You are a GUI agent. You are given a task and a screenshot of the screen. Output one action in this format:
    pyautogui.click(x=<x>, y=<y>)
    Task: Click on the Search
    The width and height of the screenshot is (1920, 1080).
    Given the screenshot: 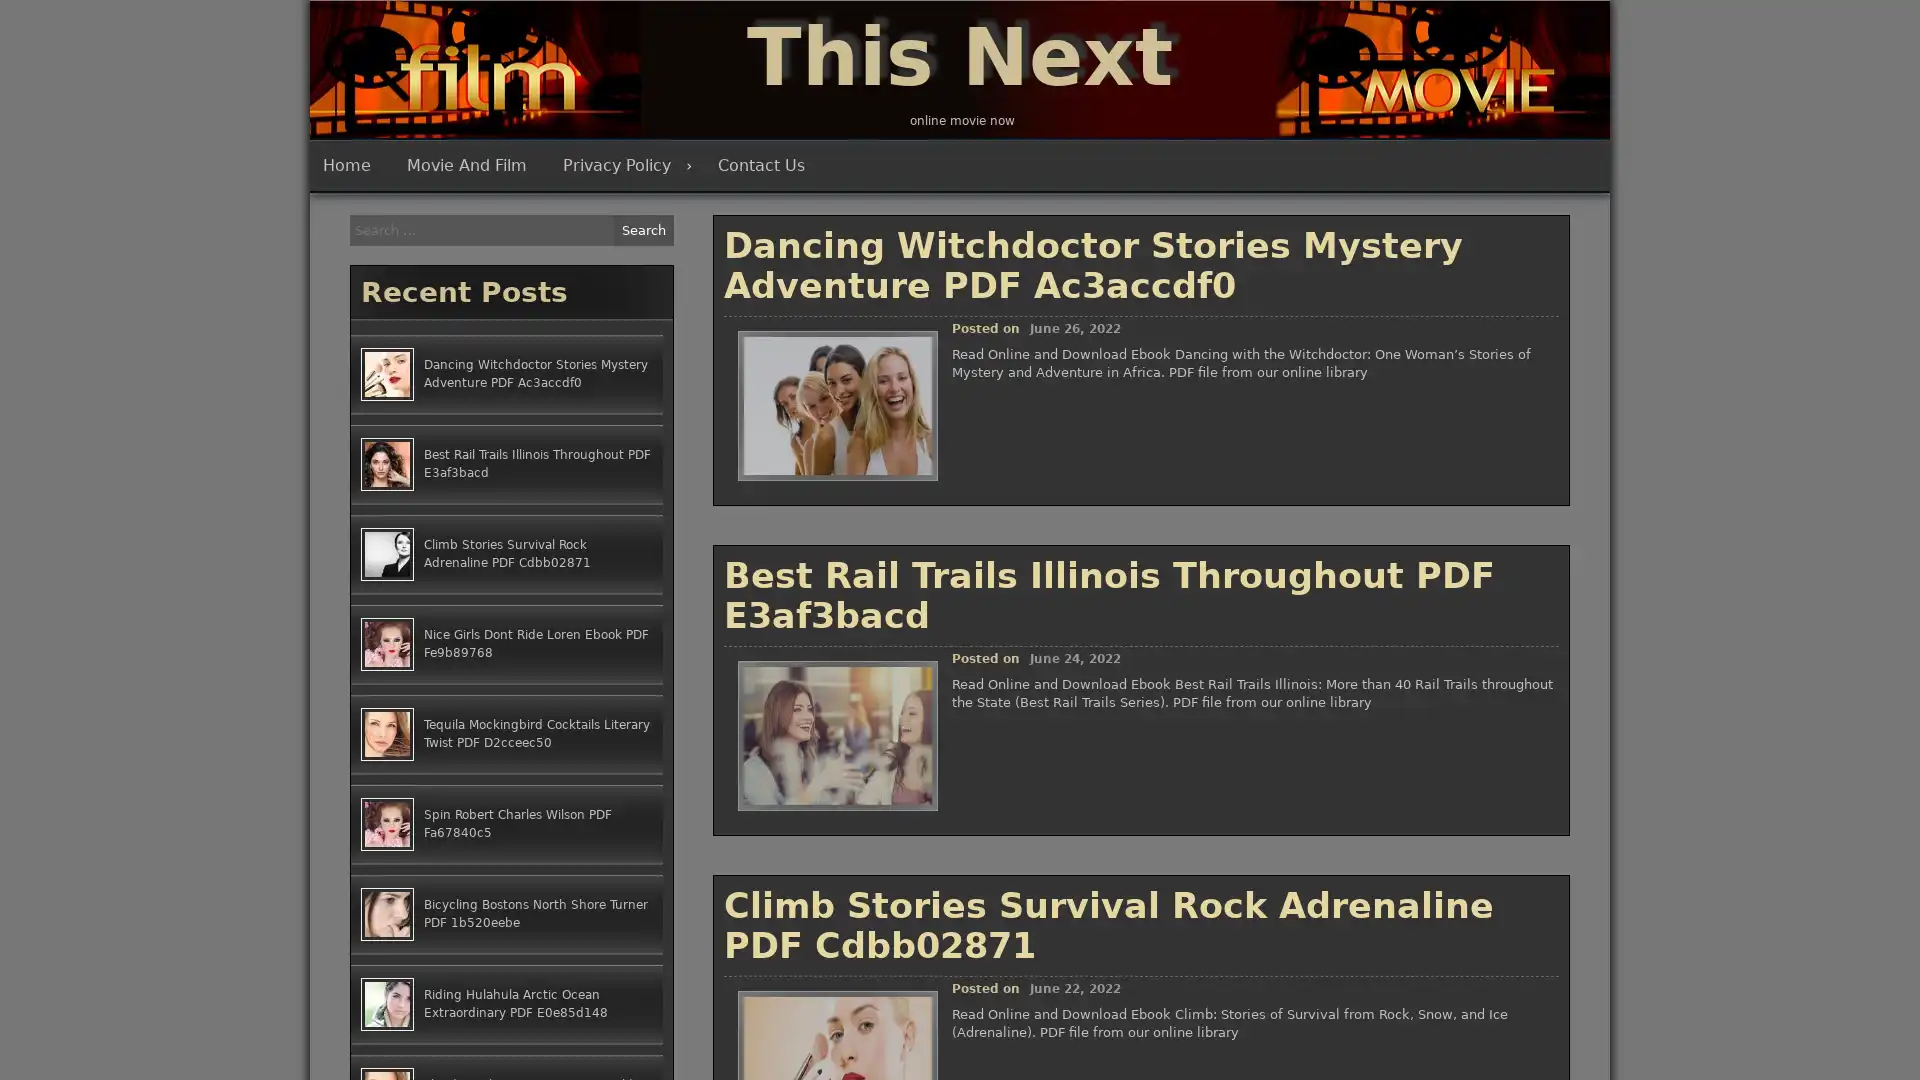 What is the action you would take?
    pyautogui.click(x=643, y=229)
    